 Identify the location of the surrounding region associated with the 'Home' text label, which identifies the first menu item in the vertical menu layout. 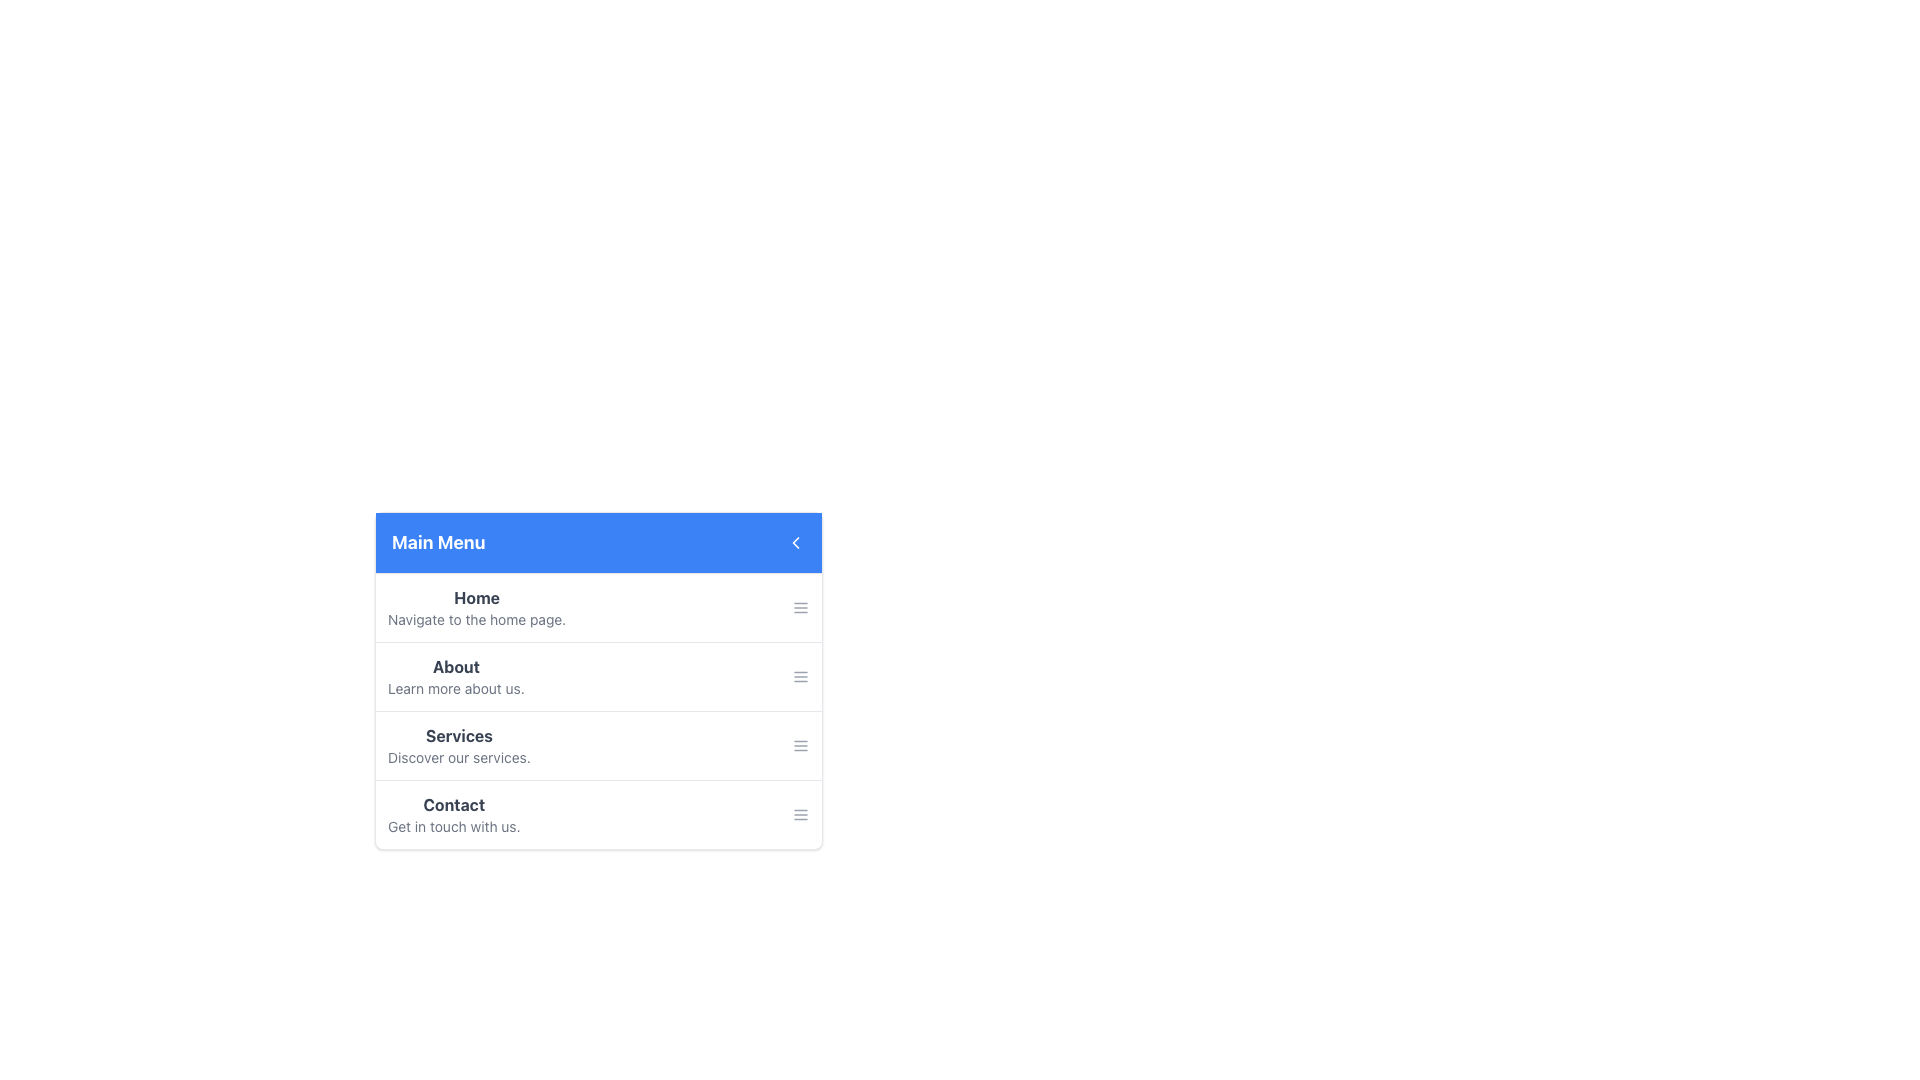
(476, 596).